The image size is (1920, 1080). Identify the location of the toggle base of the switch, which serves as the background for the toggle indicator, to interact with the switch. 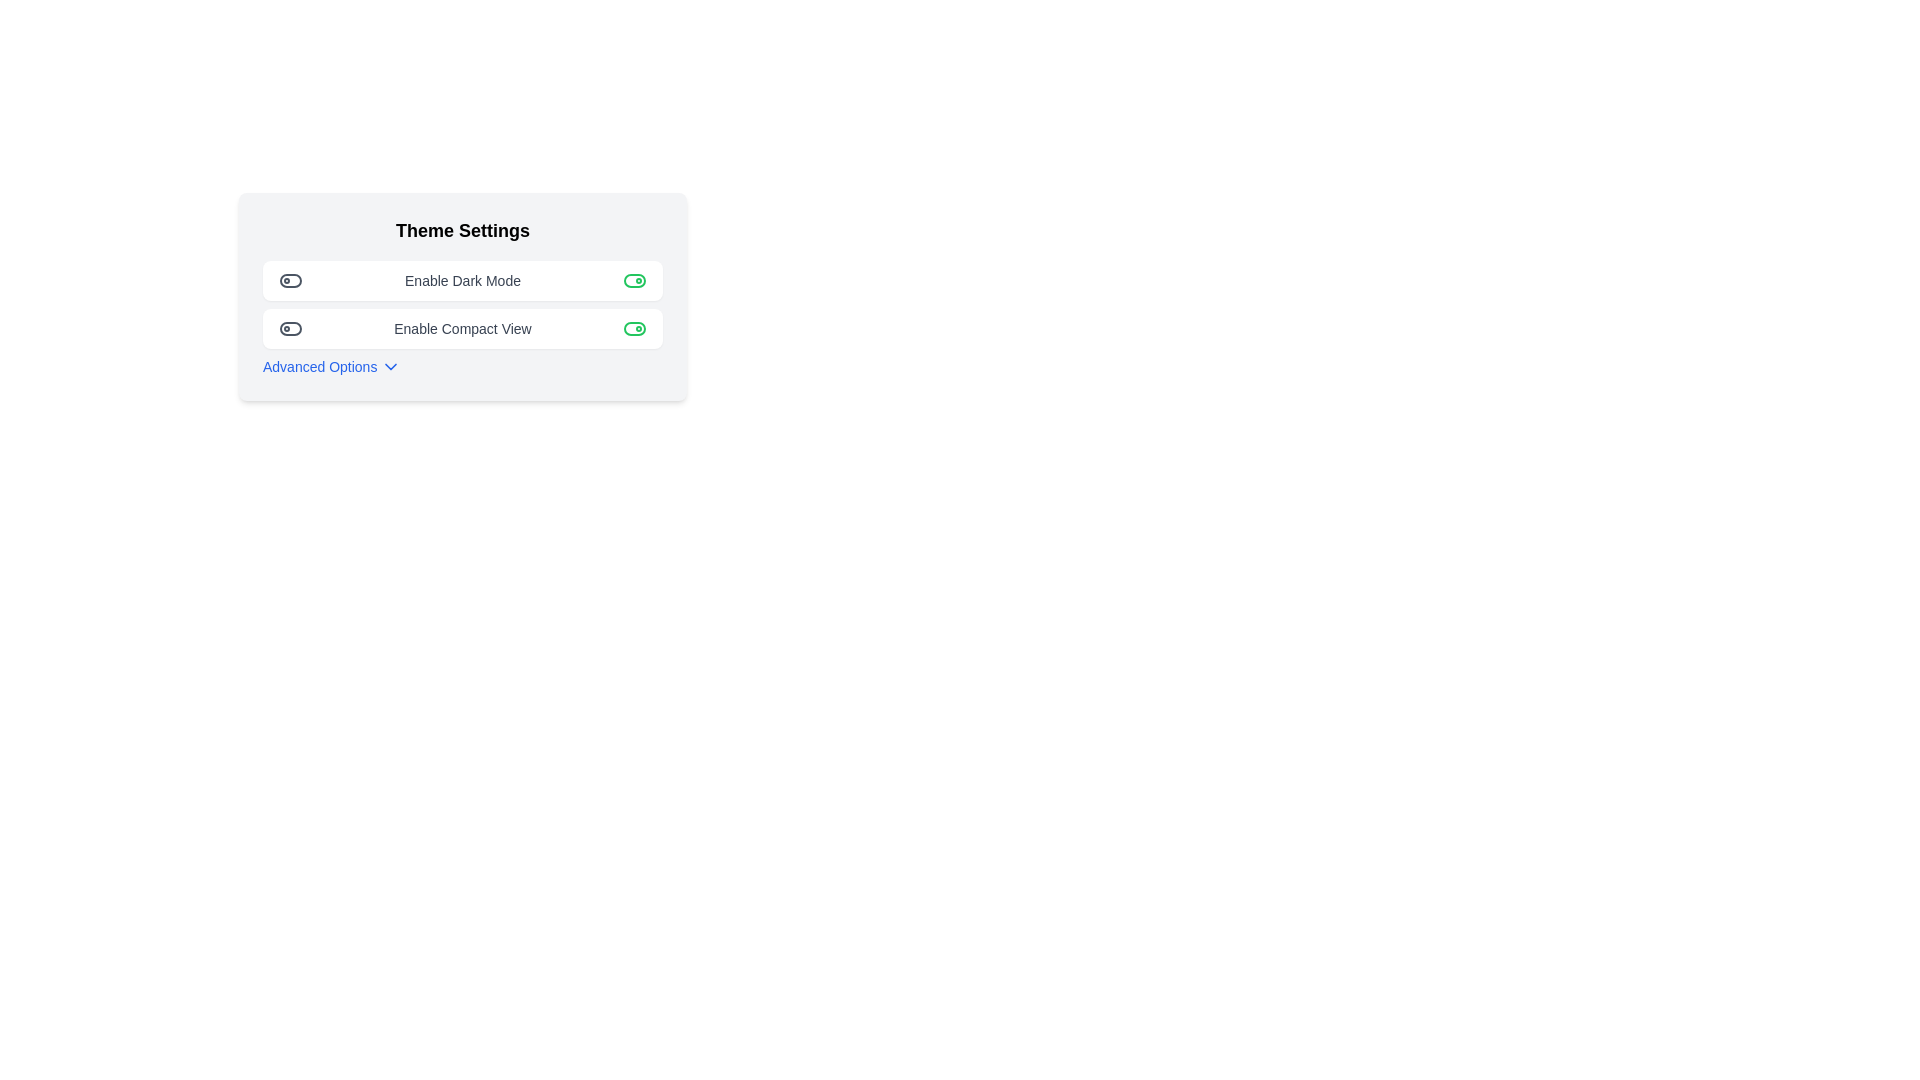
(290, 281).